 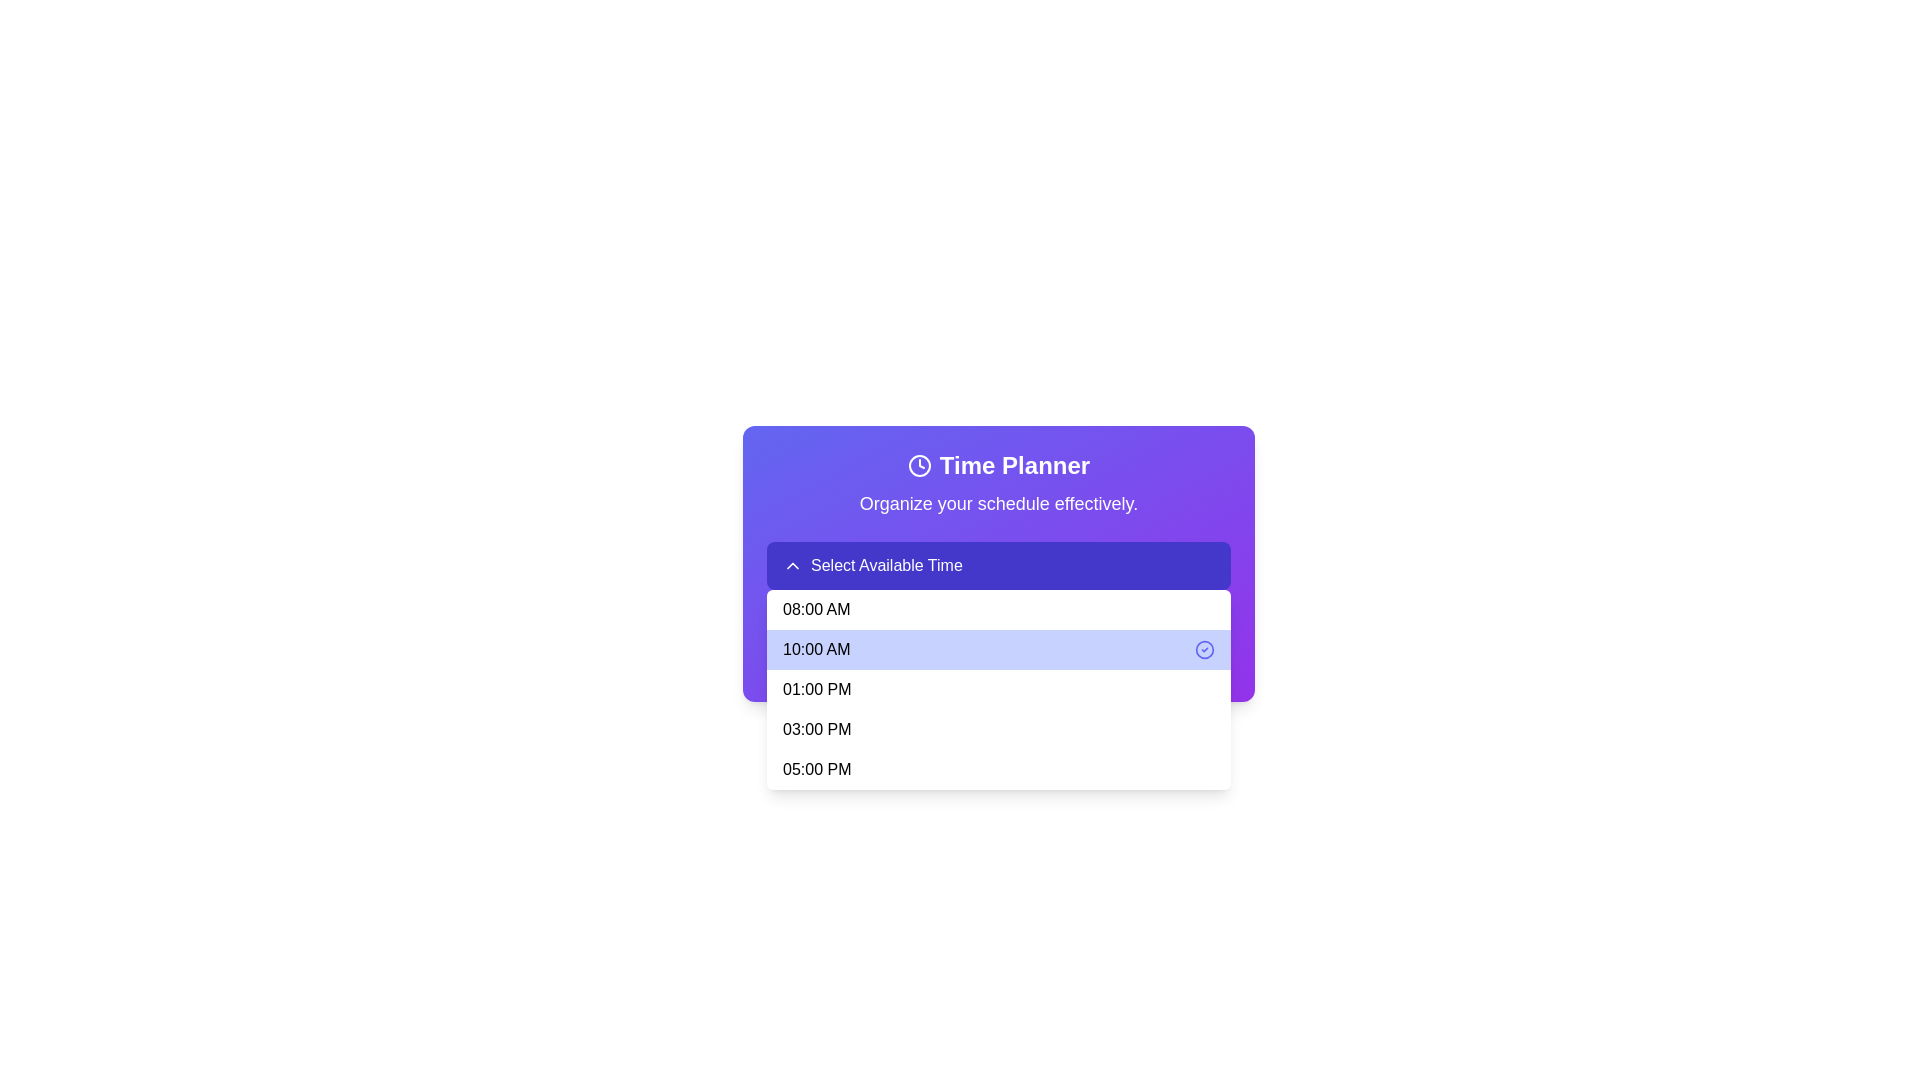 What do you see at coordinates (817, 689) in the screenshot?
I see `the text label displaying '01:00 PM' which is the third item in the dropdown list of time entries` at bounding box center [817, 689].